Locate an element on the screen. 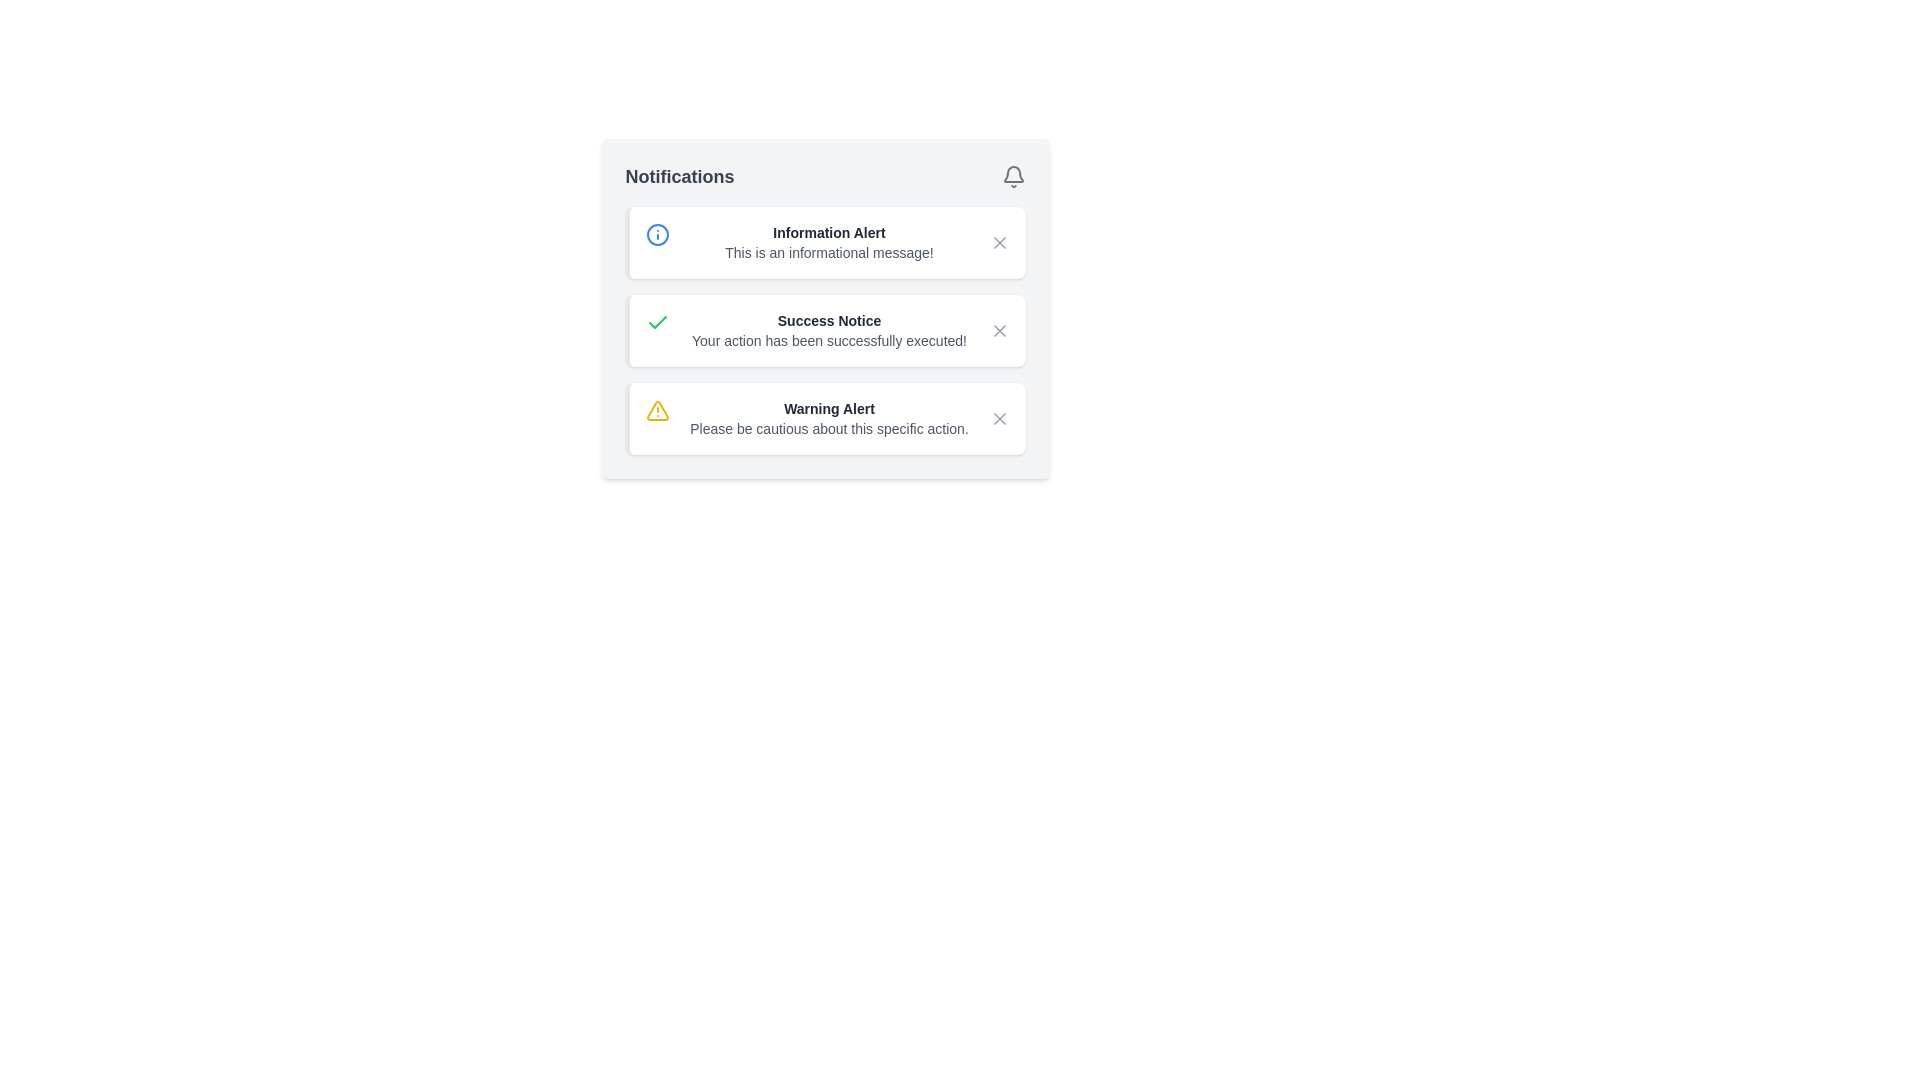 The height and width of the screenshot is (1080, 1920). the blue circular icon with an information symbol located is located at coordinates (657, 234).